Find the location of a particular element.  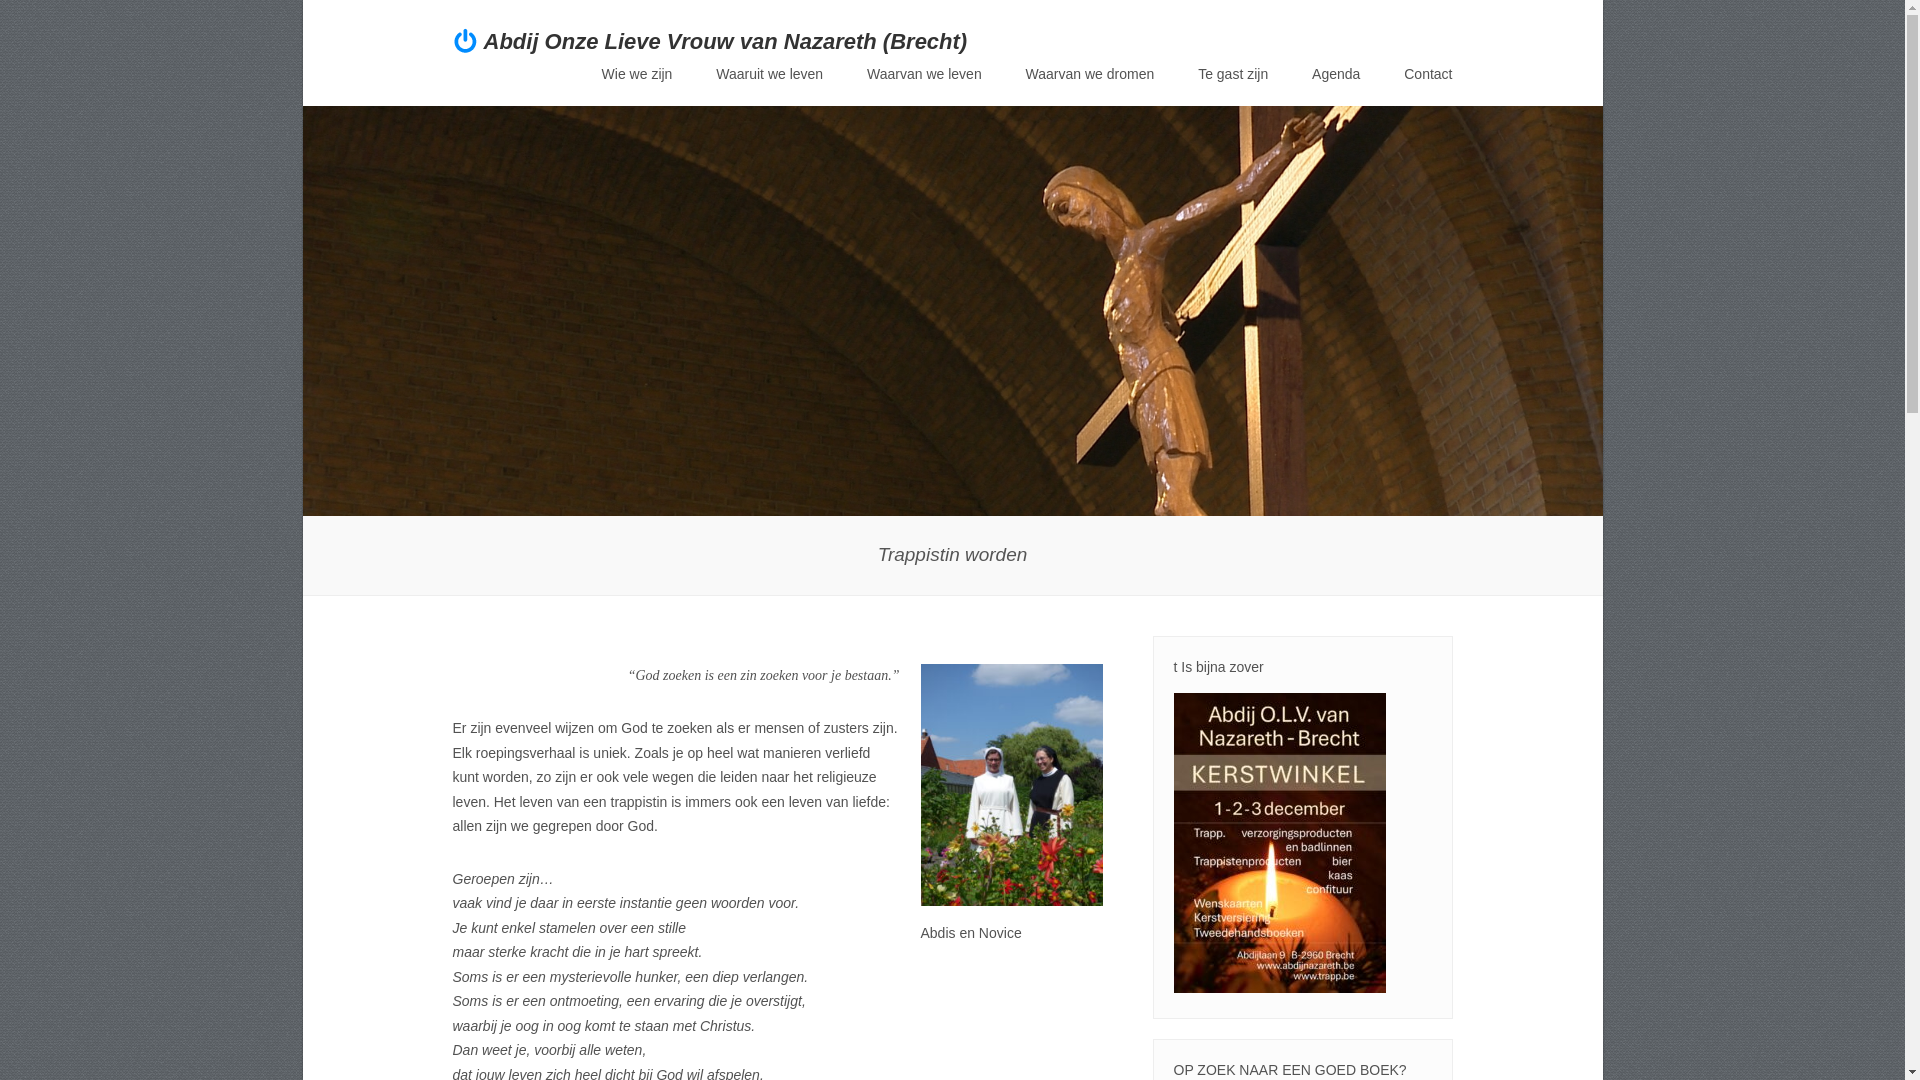

'Waarvan we dromen' is located at coordinates (1089, 72).